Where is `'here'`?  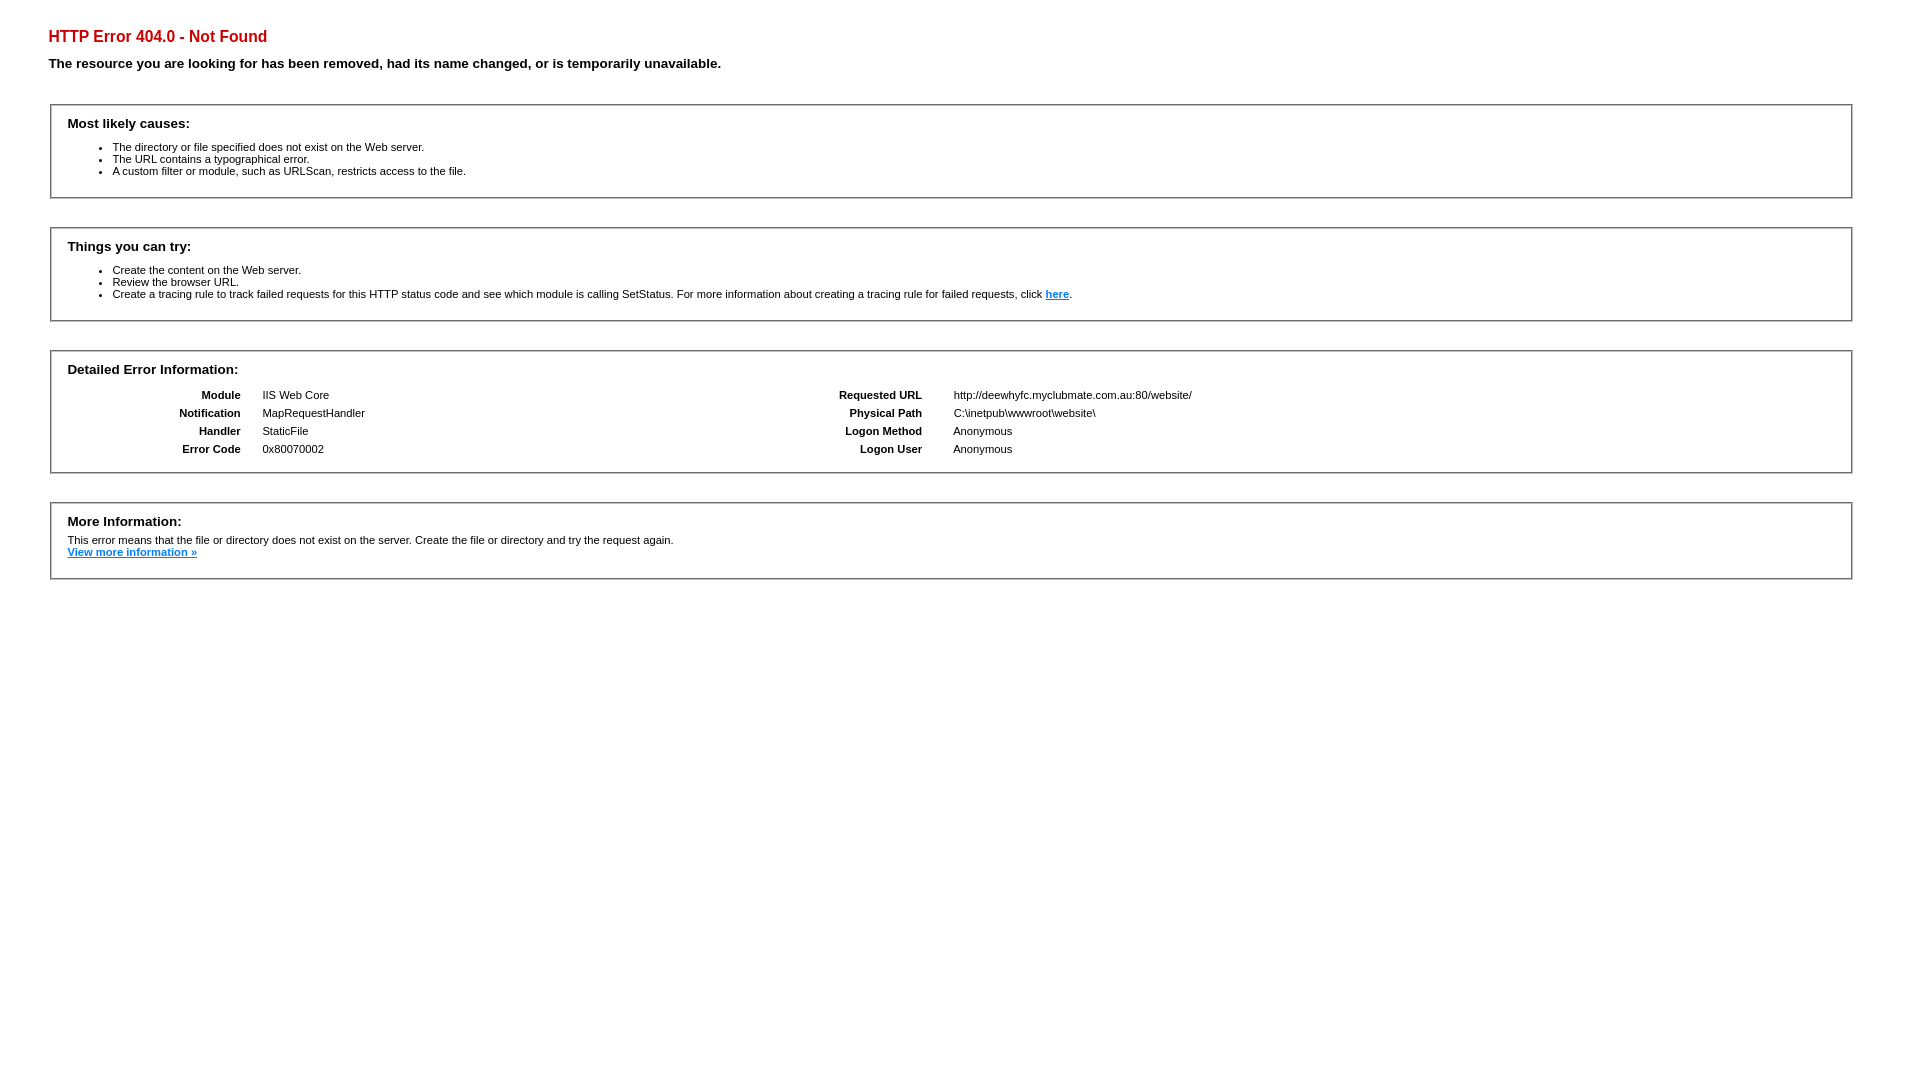
'here' is located at coordinates (1045, 293).